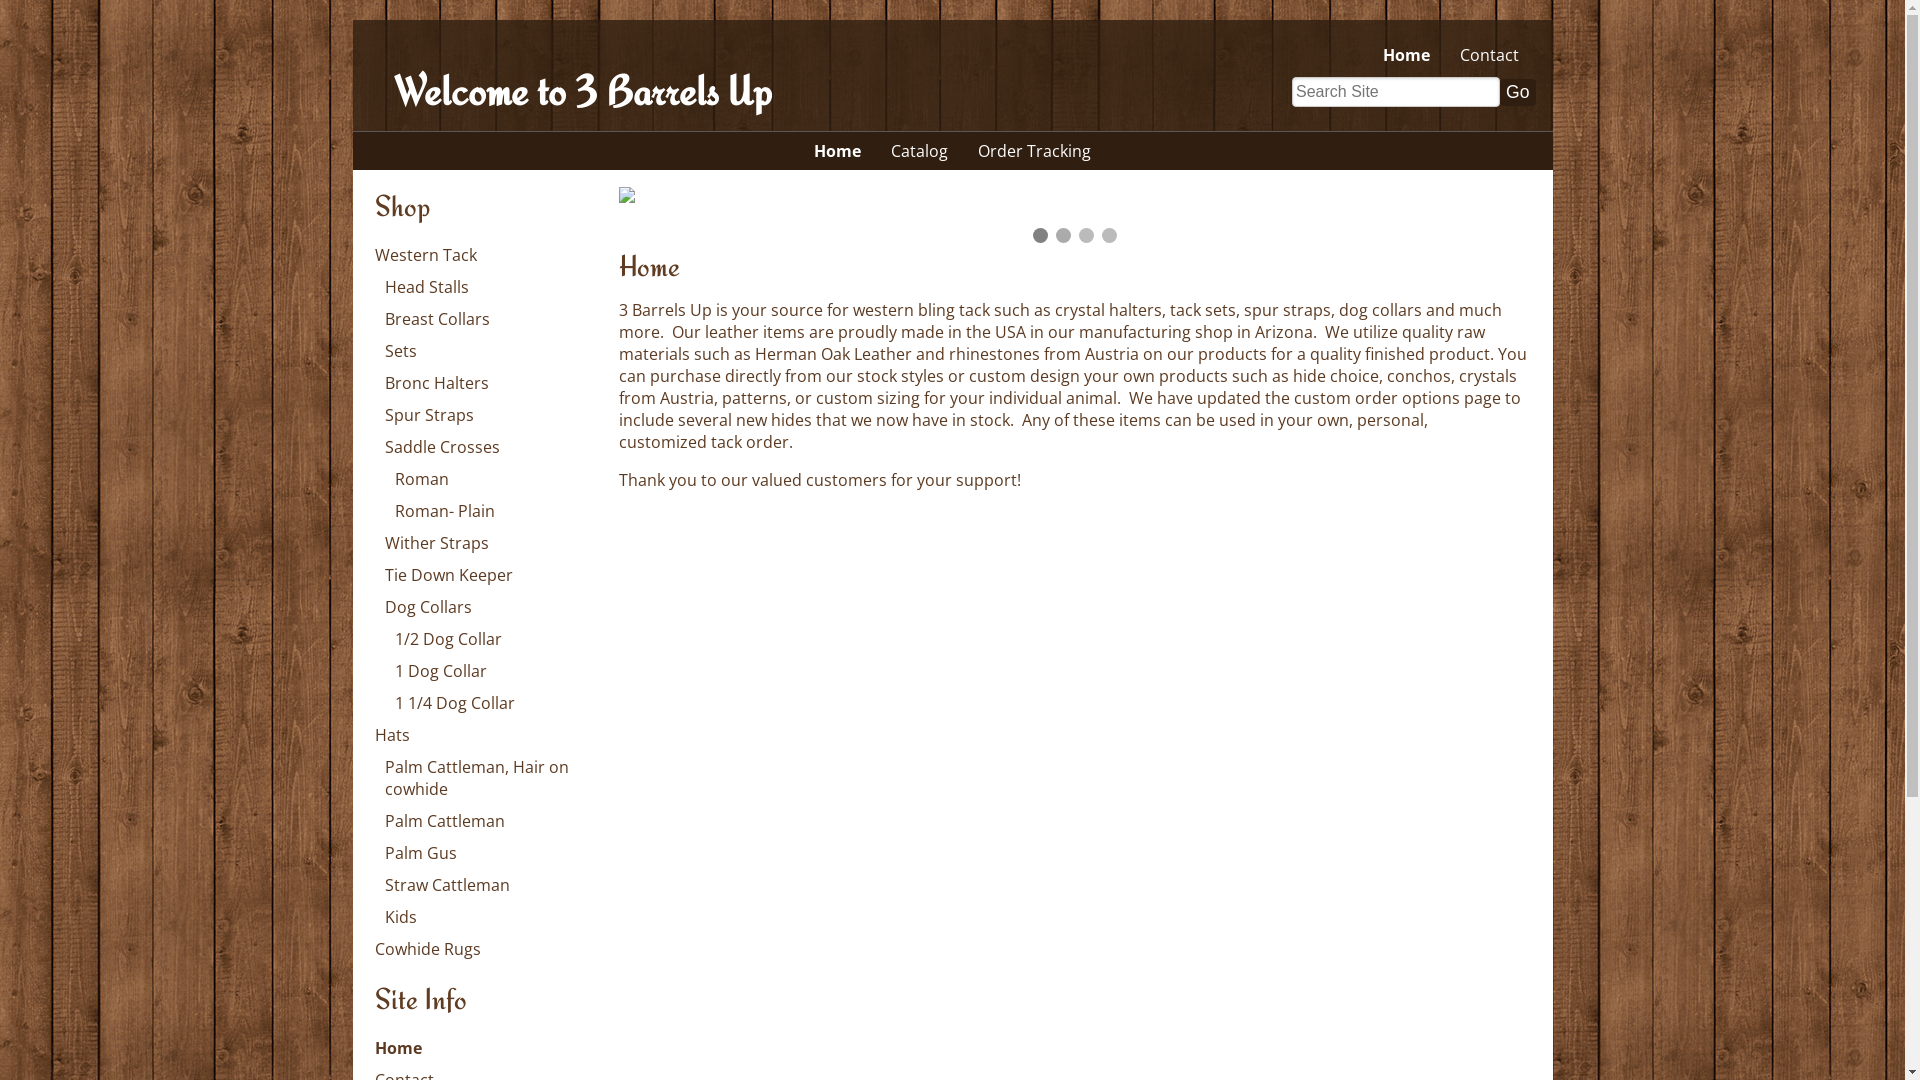 The image size is (1920, 1080). What do you see at coordinates (918, 149) in the screenshot?
I see `'Catalog'` at bounding box center [918, 149].